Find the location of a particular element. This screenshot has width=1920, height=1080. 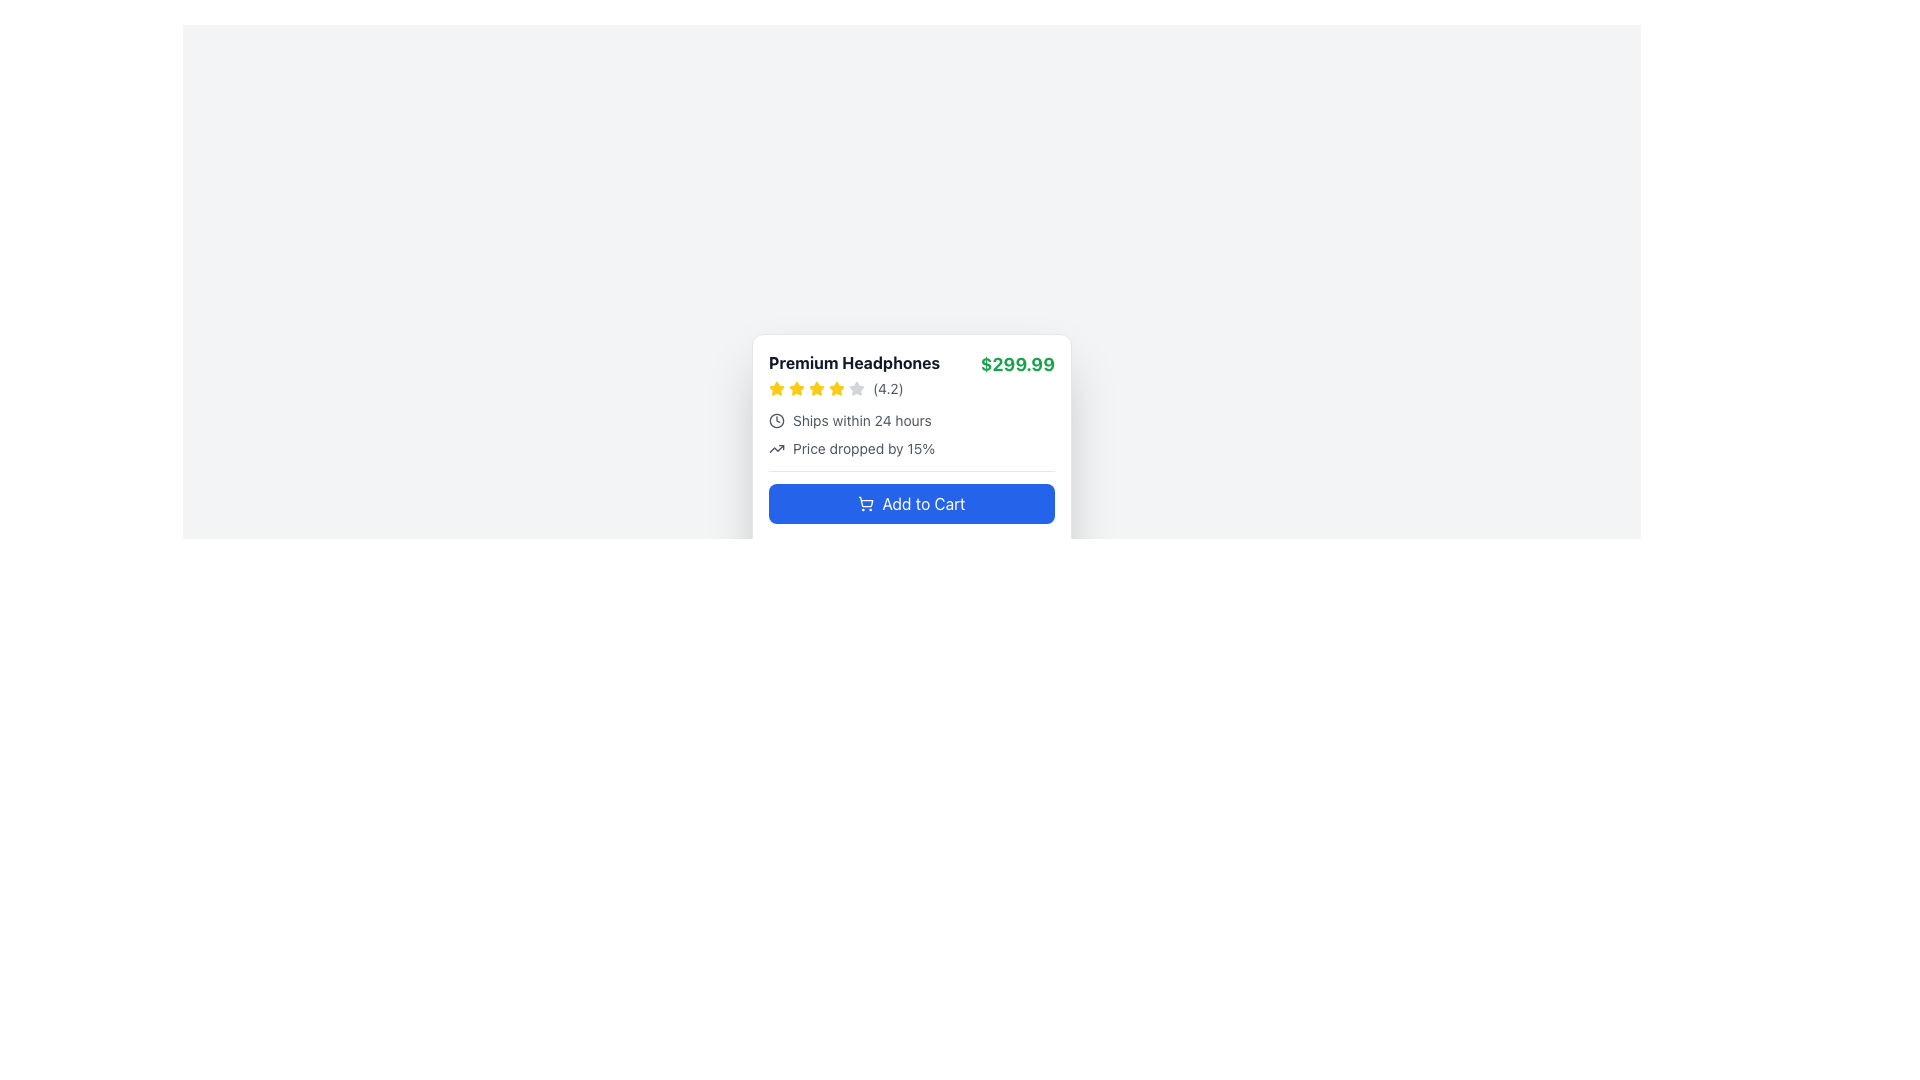

the informational text element that provides details about the product's shipping time and recent price change, located below the product title and price section, above the 'Add to Cart' button is located at coordinates (911, 434).